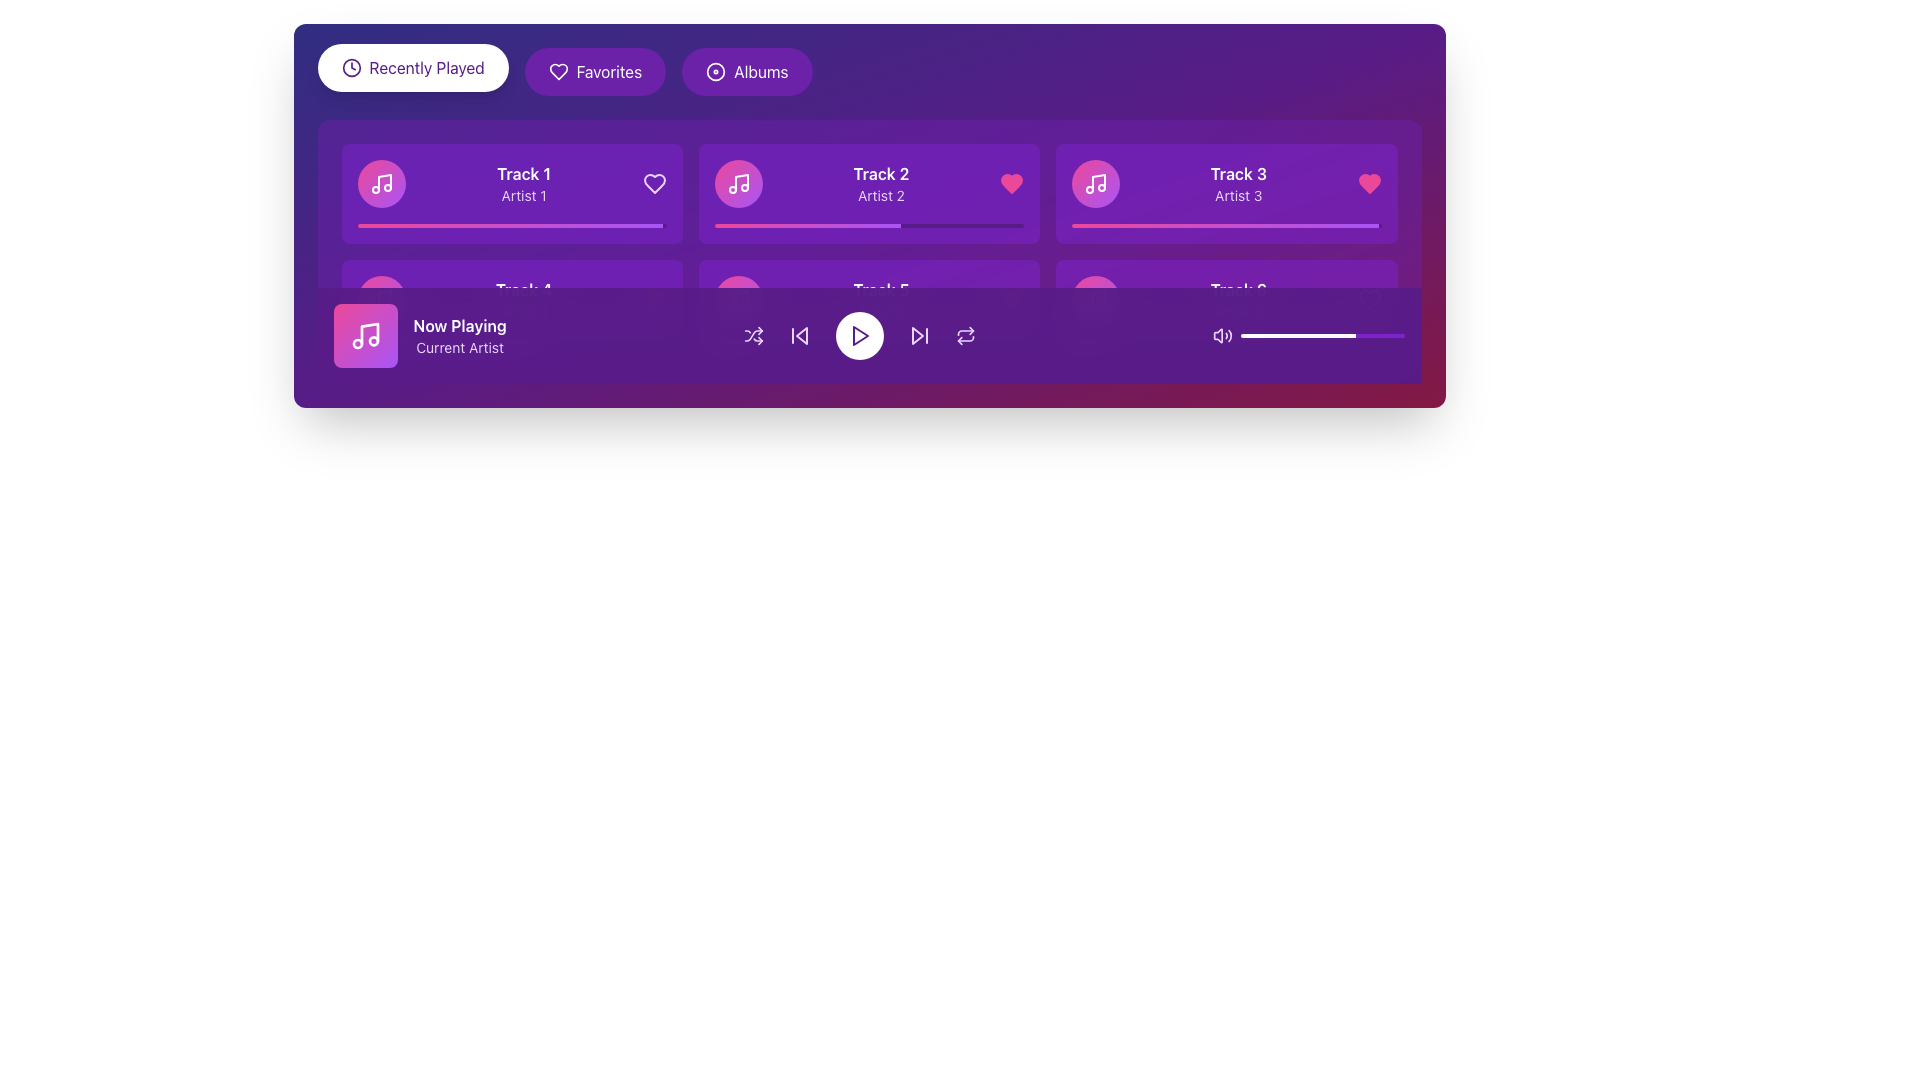 This screenshot has height=1080, width=1920. Describe the element at coordinates (351, 67) in the screenshot. I see `the SVG icon located inside the 'Recently Played' button, positioned to the left of the text 'Recently Played'` at that location.